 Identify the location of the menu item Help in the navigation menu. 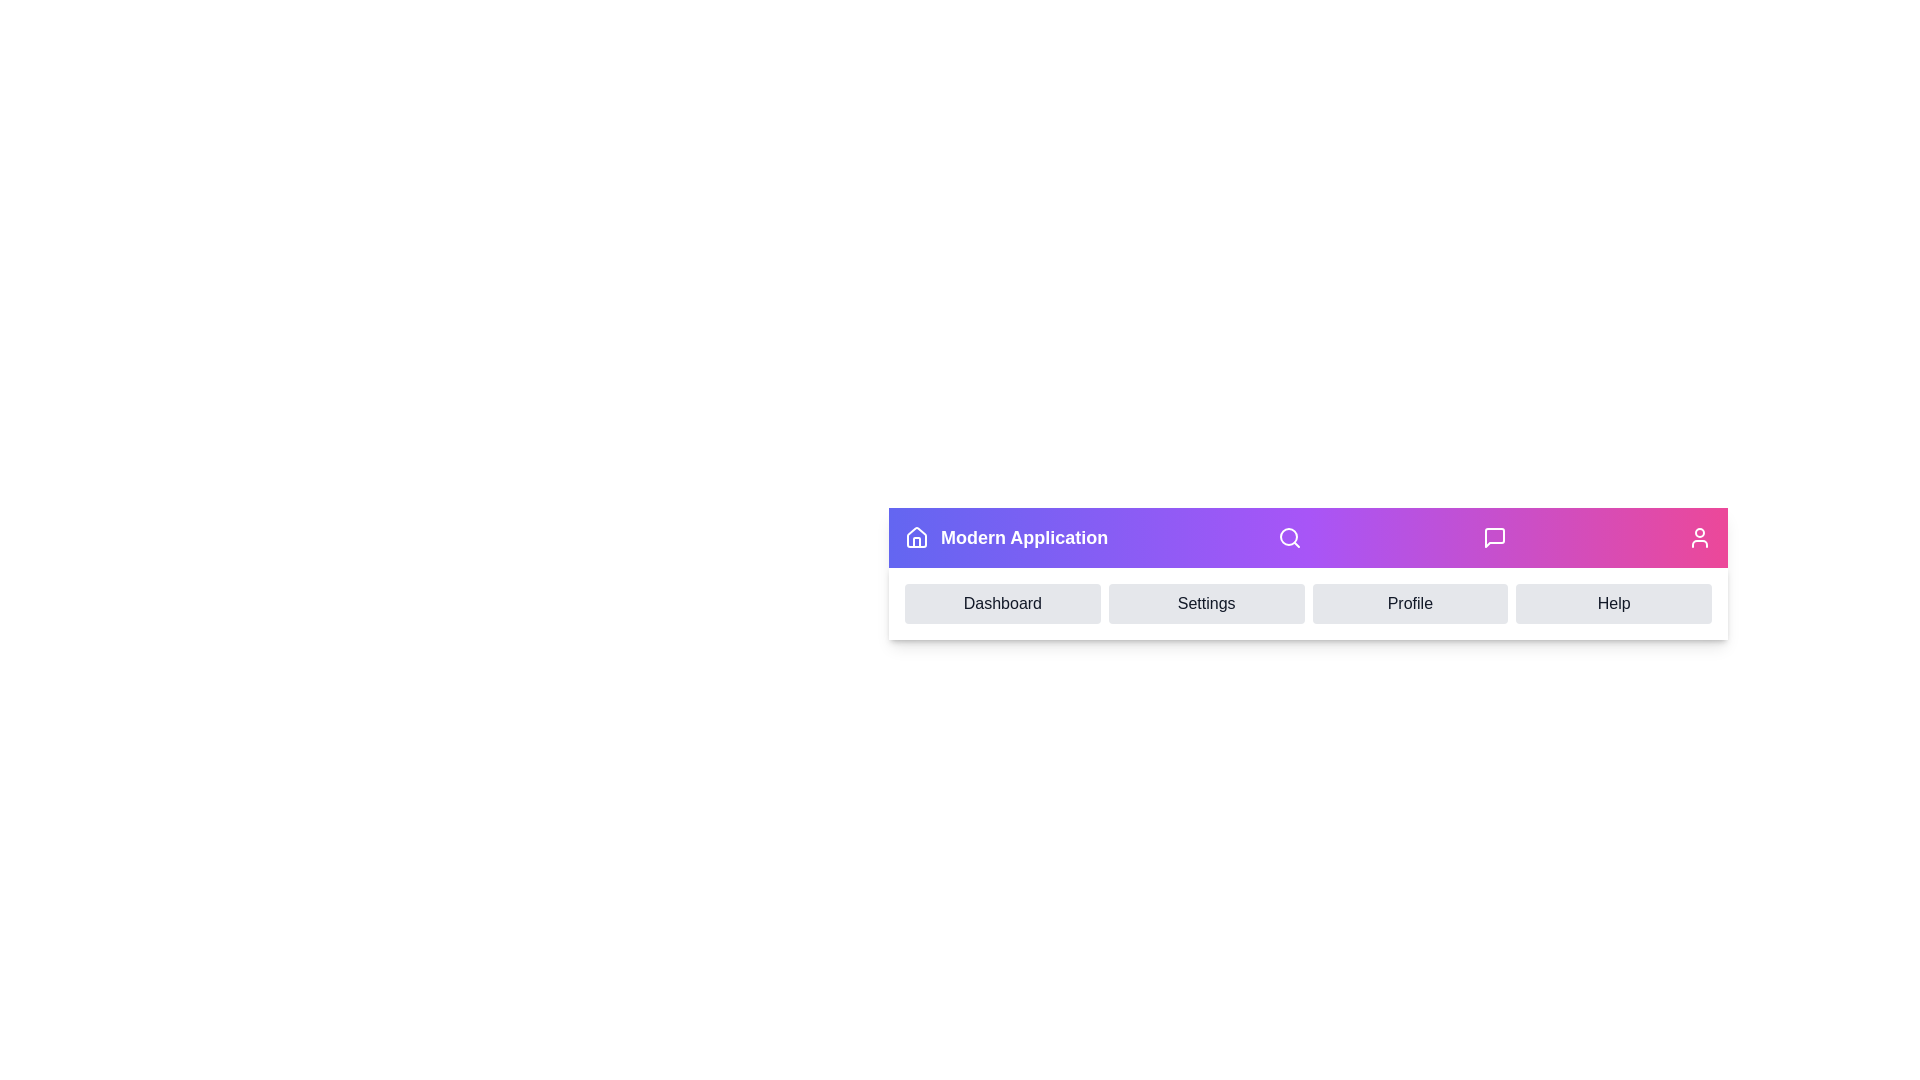
(1614, 603).